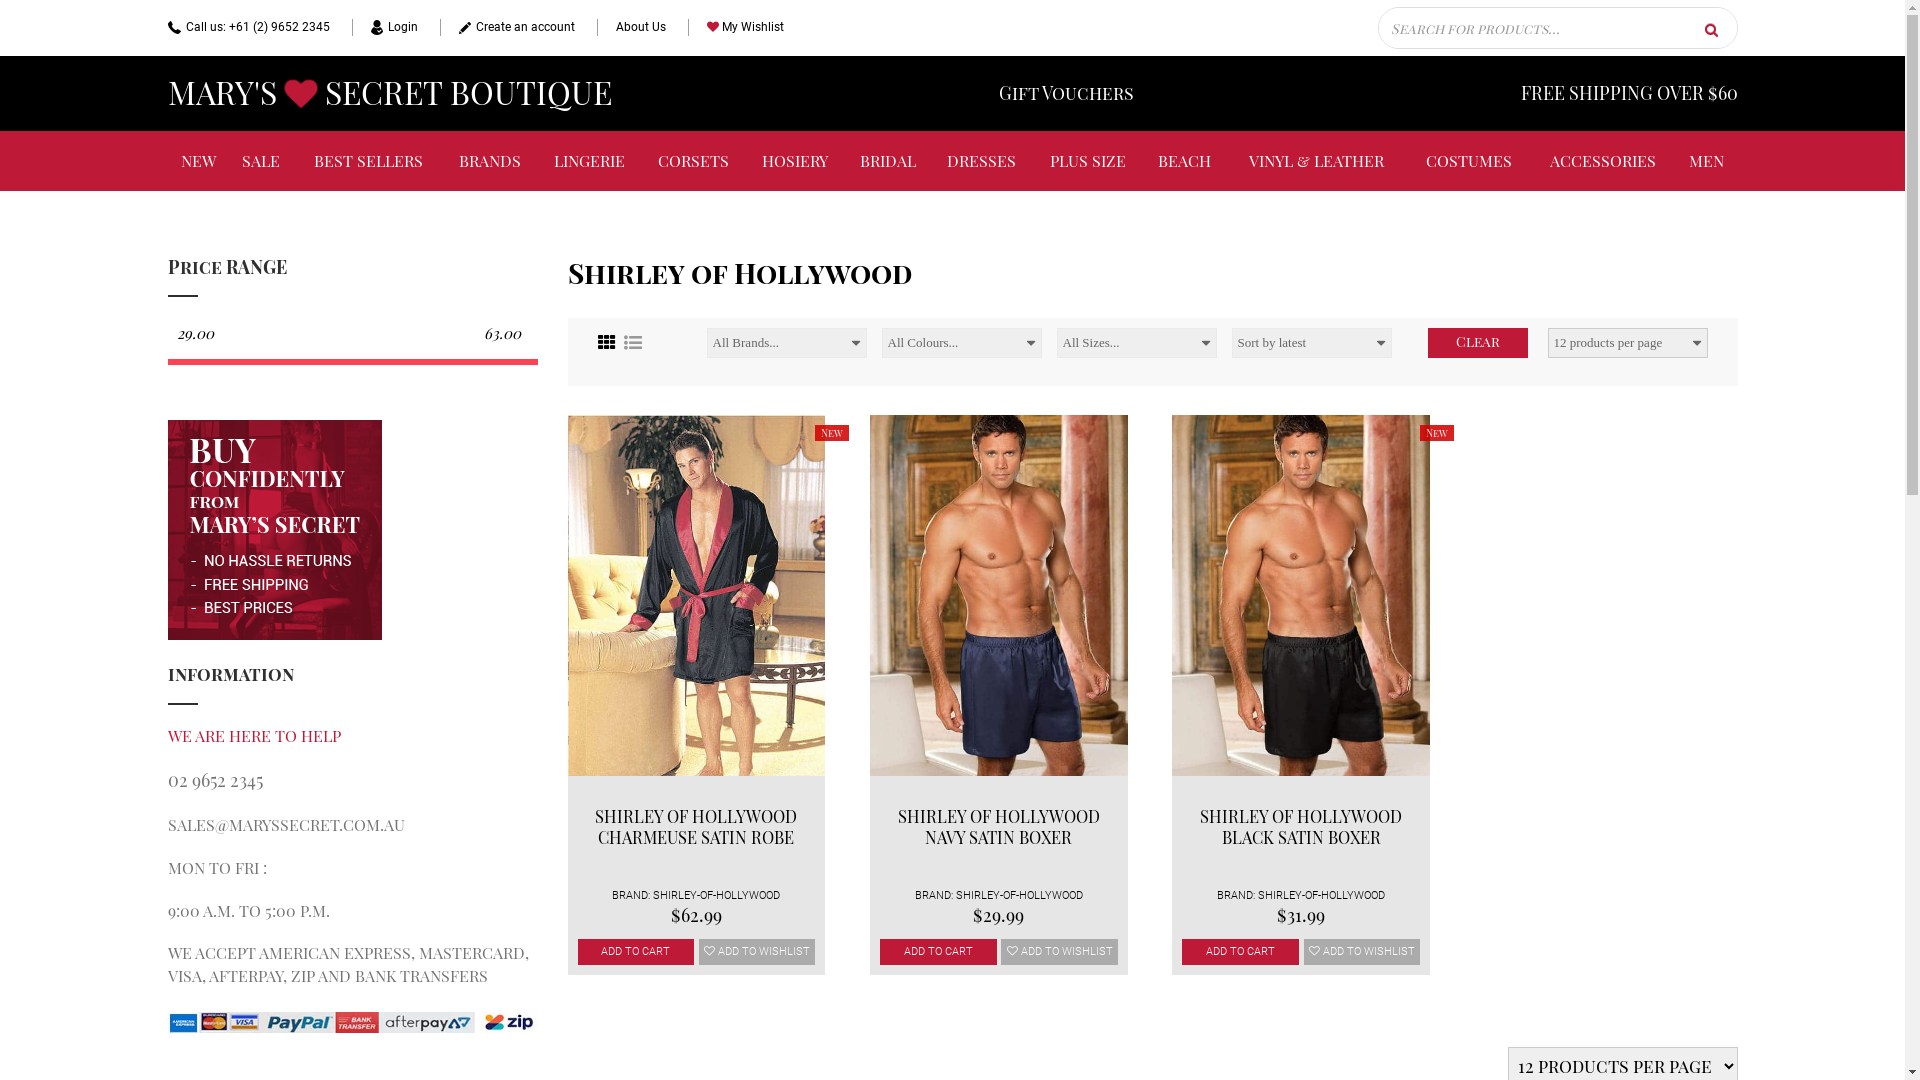 Image resolution: width=1920 pixels, height=1080 pixels. I want to click on 'HOSIERY', so click(794, 160).